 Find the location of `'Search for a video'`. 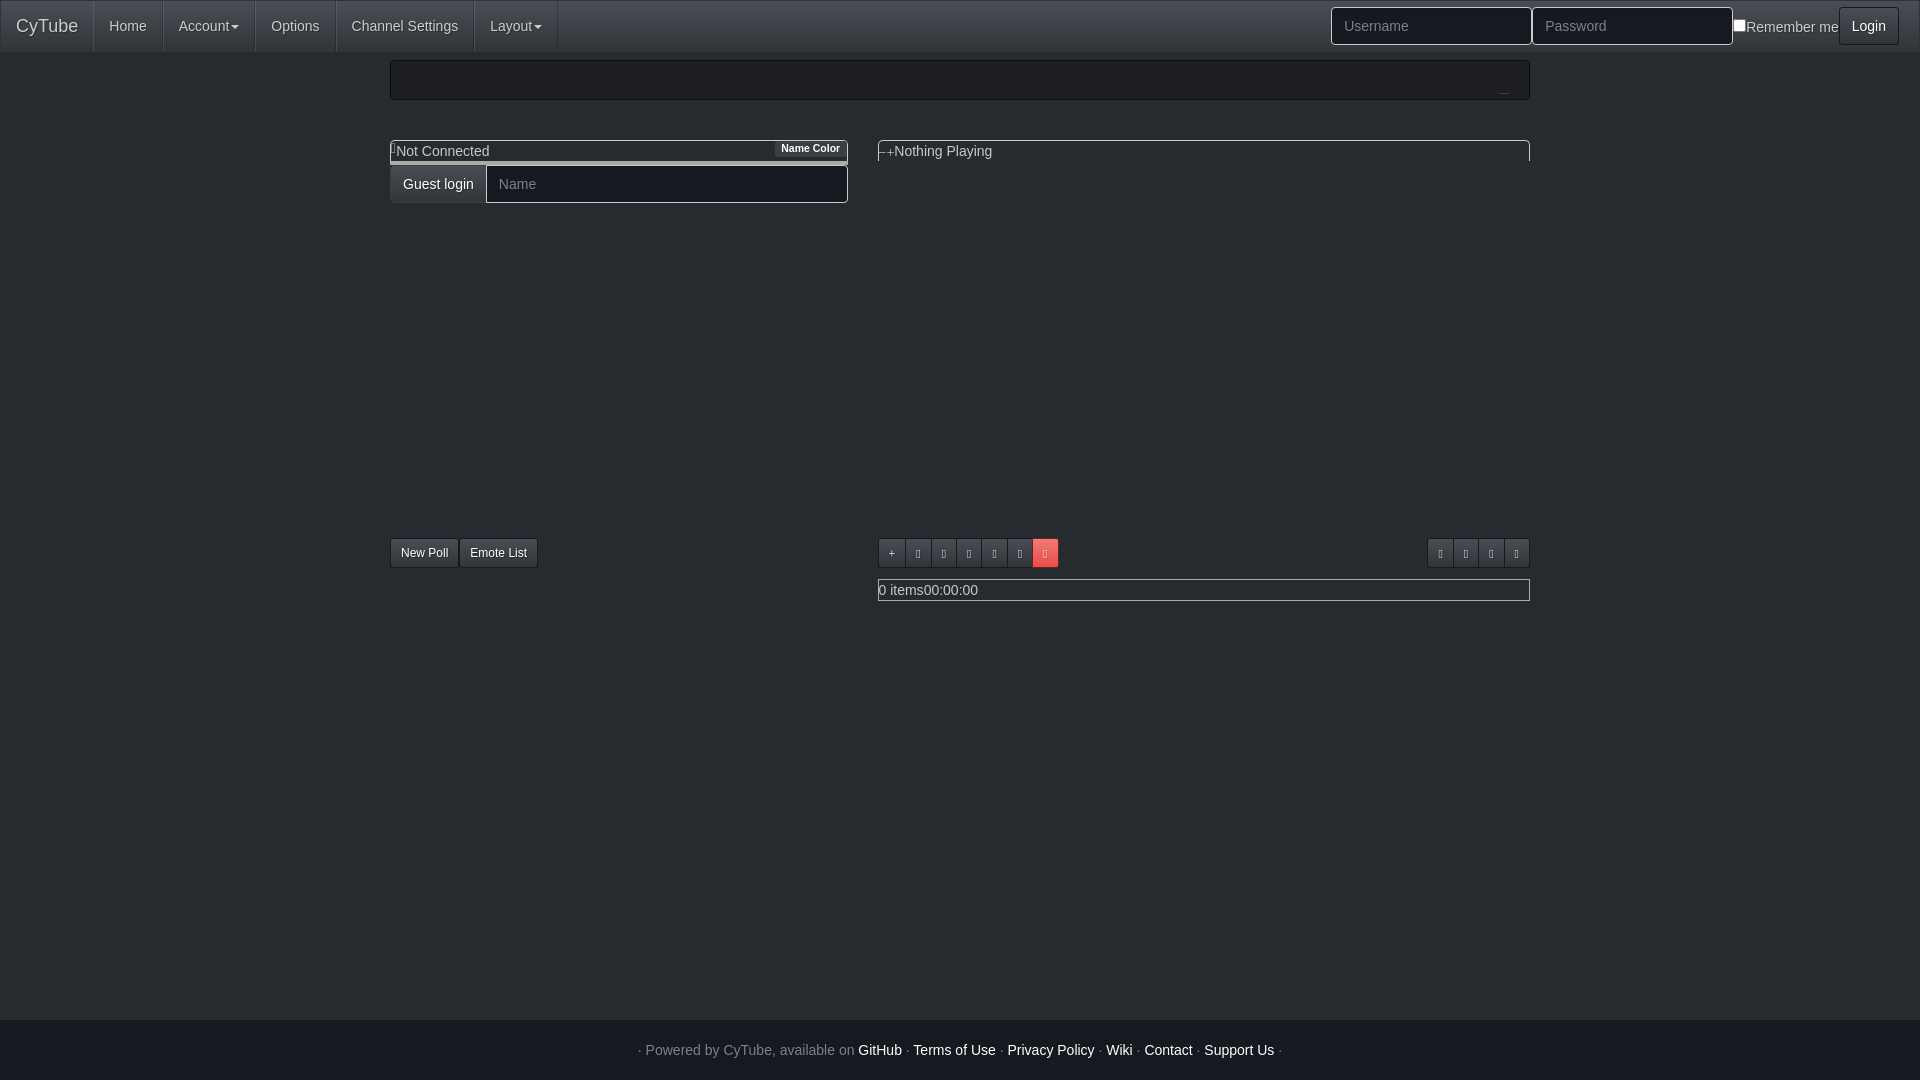

'Search for a video' is located at coordinates (916, 552).